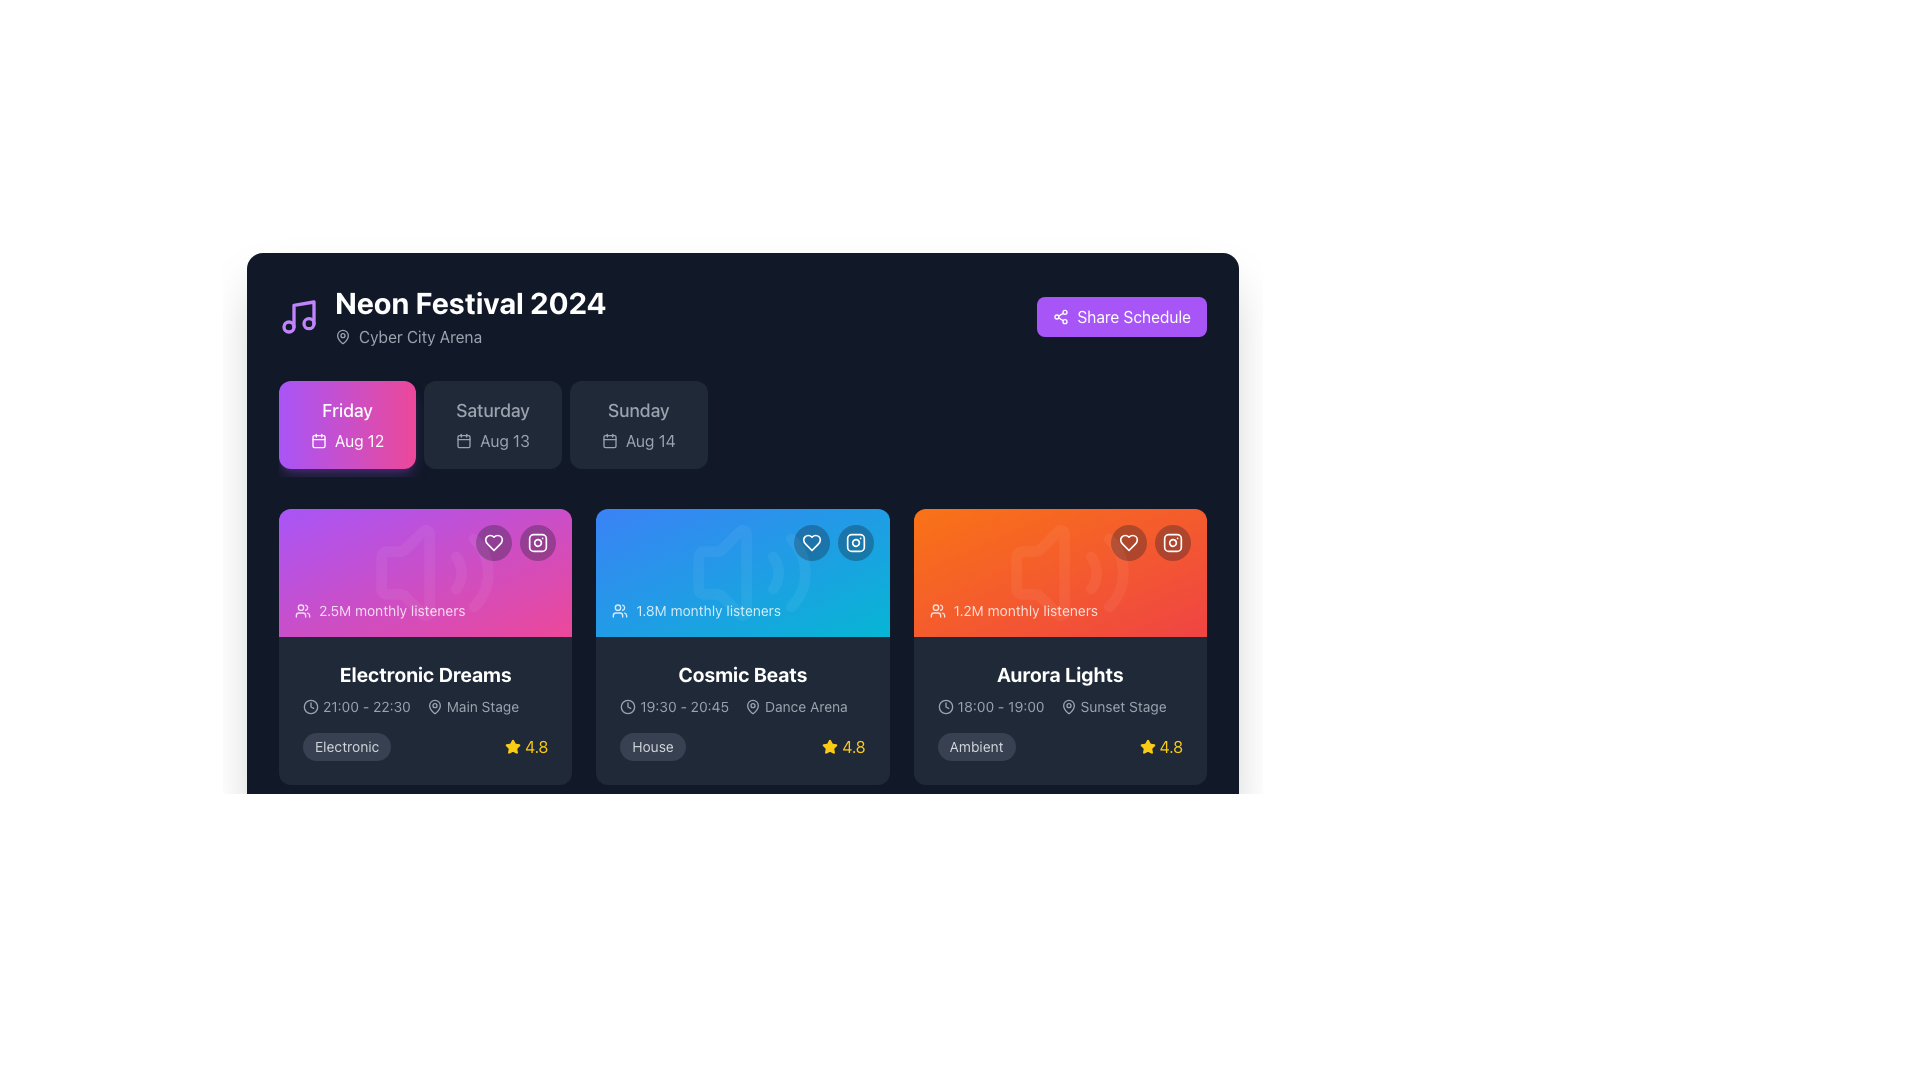 This screenshot has height=1080, width=1920. What do you see at coordinates (797, 573) in the screenshot?
I see `the third stroke element of the curved graphical design resembling a quarter-circle arc within the 'Cosmic Beats' event card, located at the top-right area of the blue card` at bounding box center [797, 573].